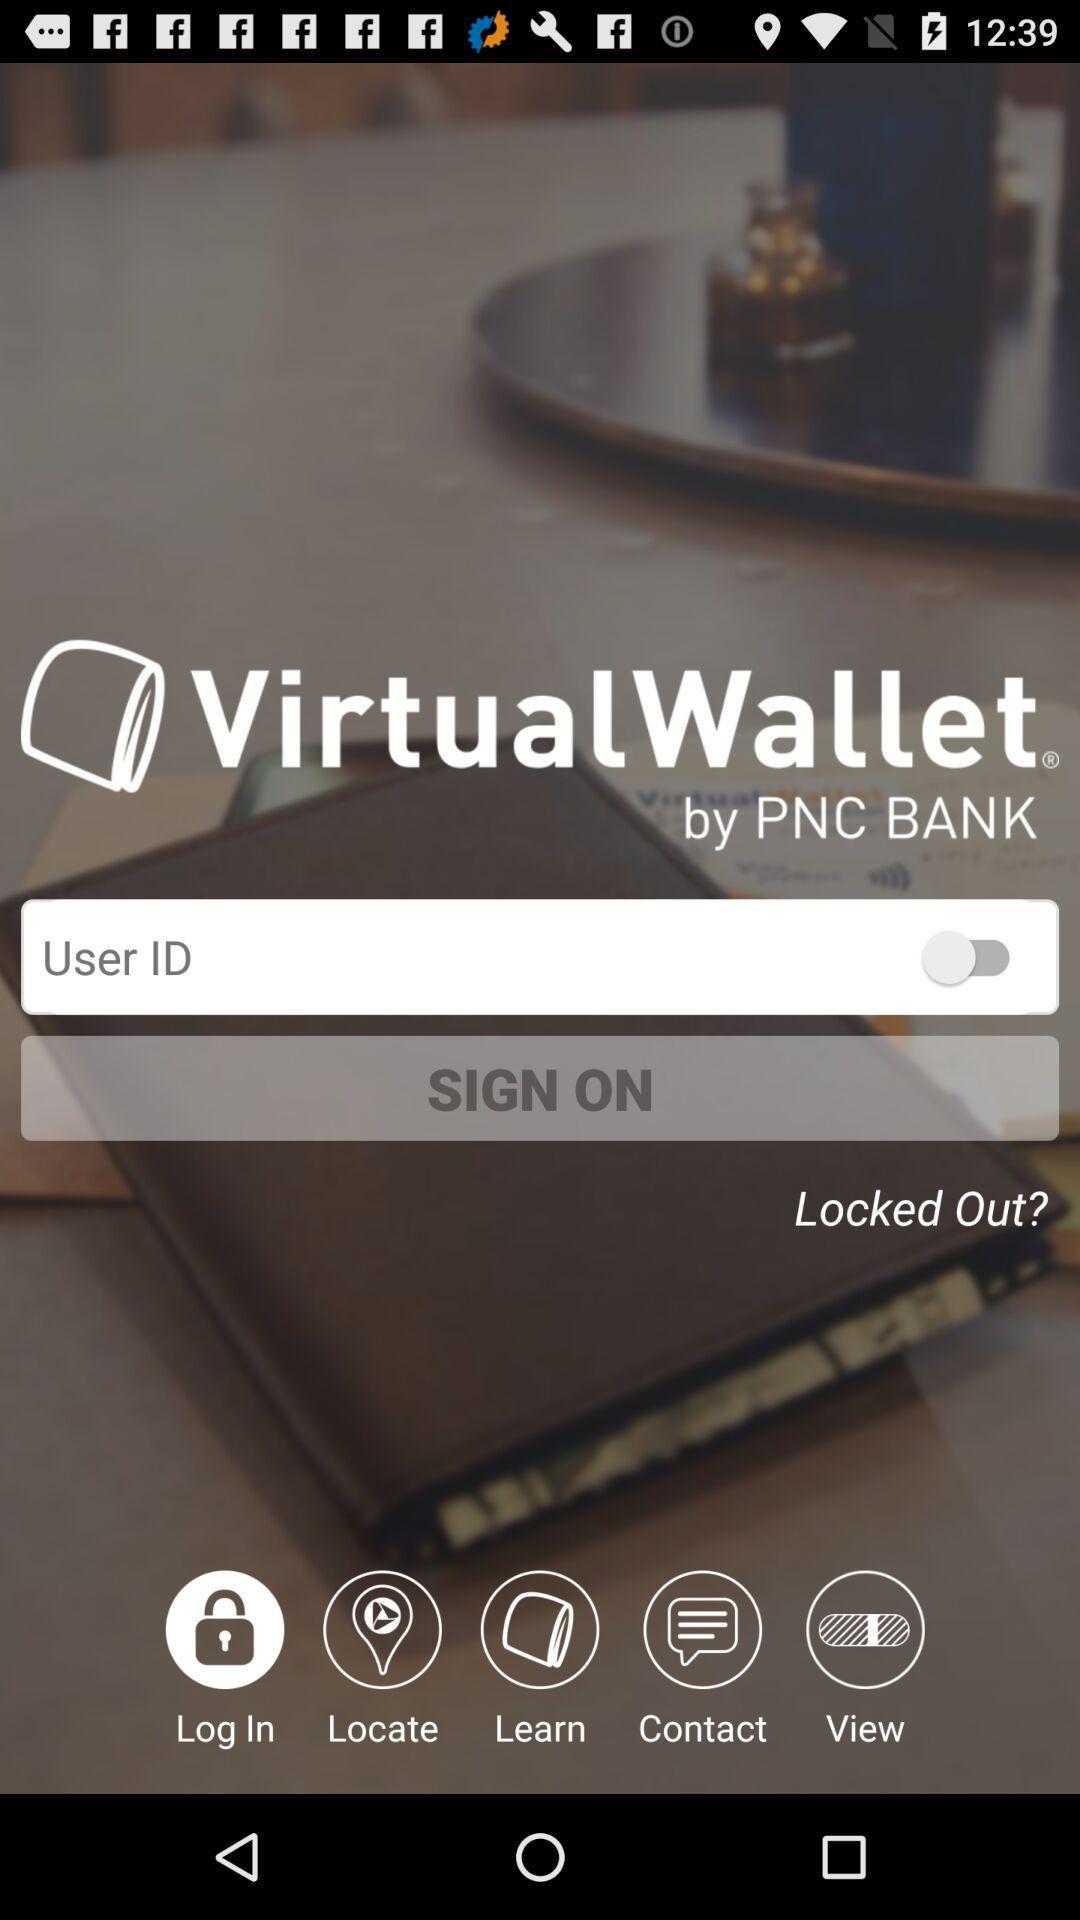 The height and width of the screenshot is (1920, 1080). I want to click on the item next to contact, so click(540, 1681).